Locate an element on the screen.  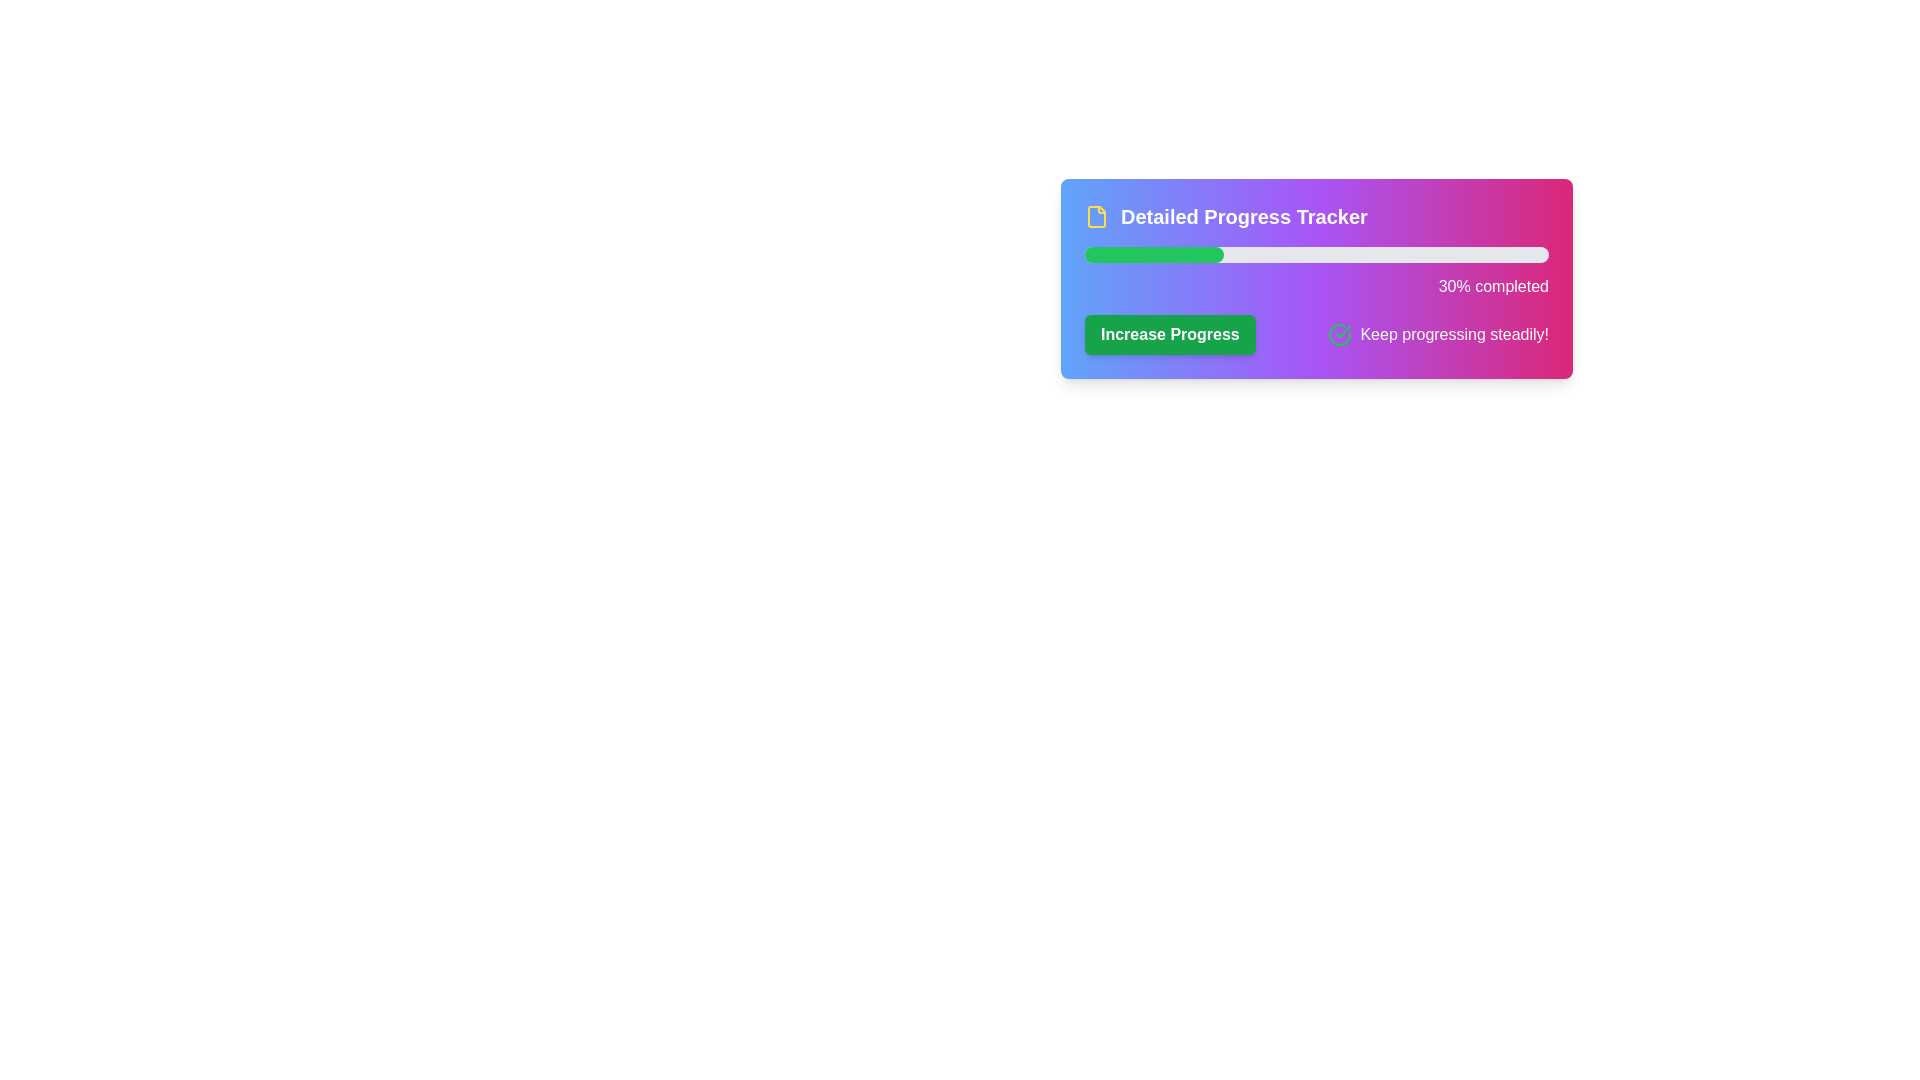
the button that increases progress in the task tracking system is located at coordinates (1170, 334).